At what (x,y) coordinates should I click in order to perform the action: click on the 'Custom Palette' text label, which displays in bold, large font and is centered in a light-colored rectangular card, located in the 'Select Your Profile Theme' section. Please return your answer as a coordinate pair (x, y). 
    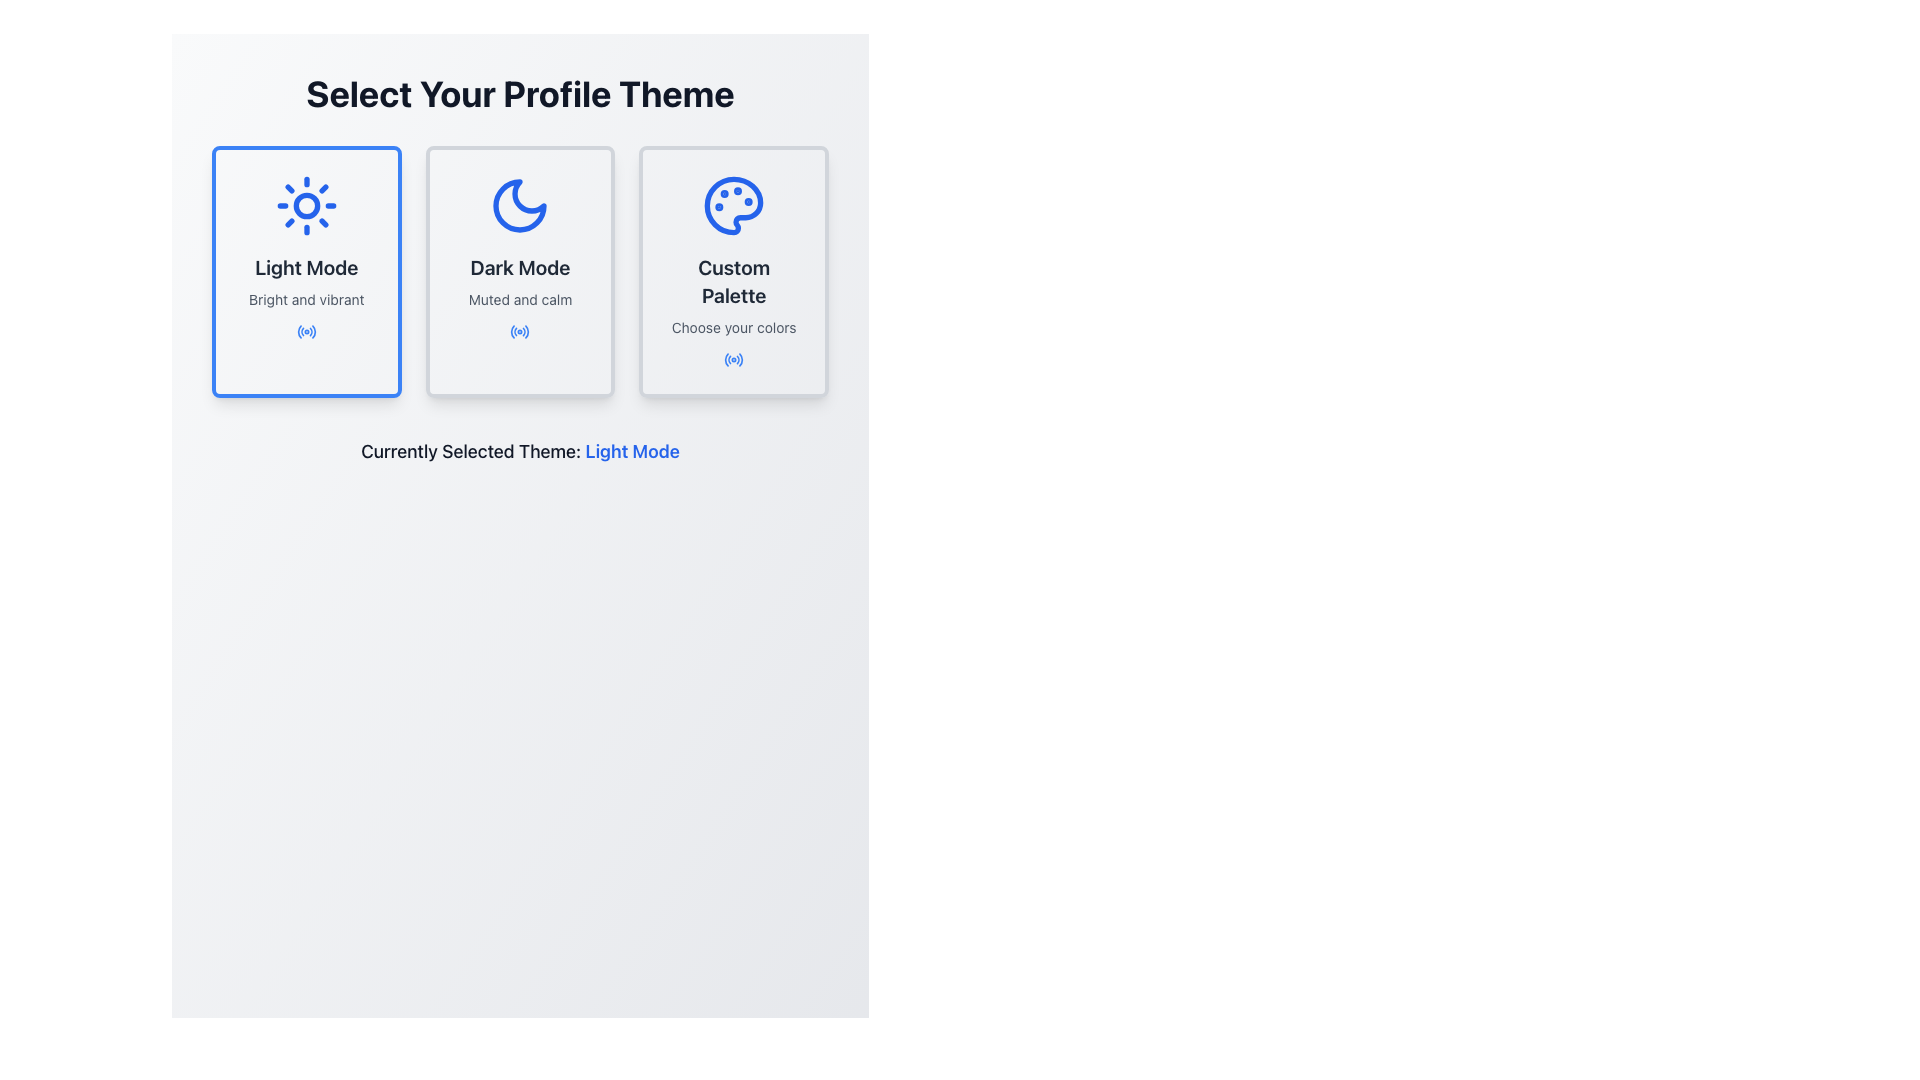
    Looking at the image, I should click on (733, 281).